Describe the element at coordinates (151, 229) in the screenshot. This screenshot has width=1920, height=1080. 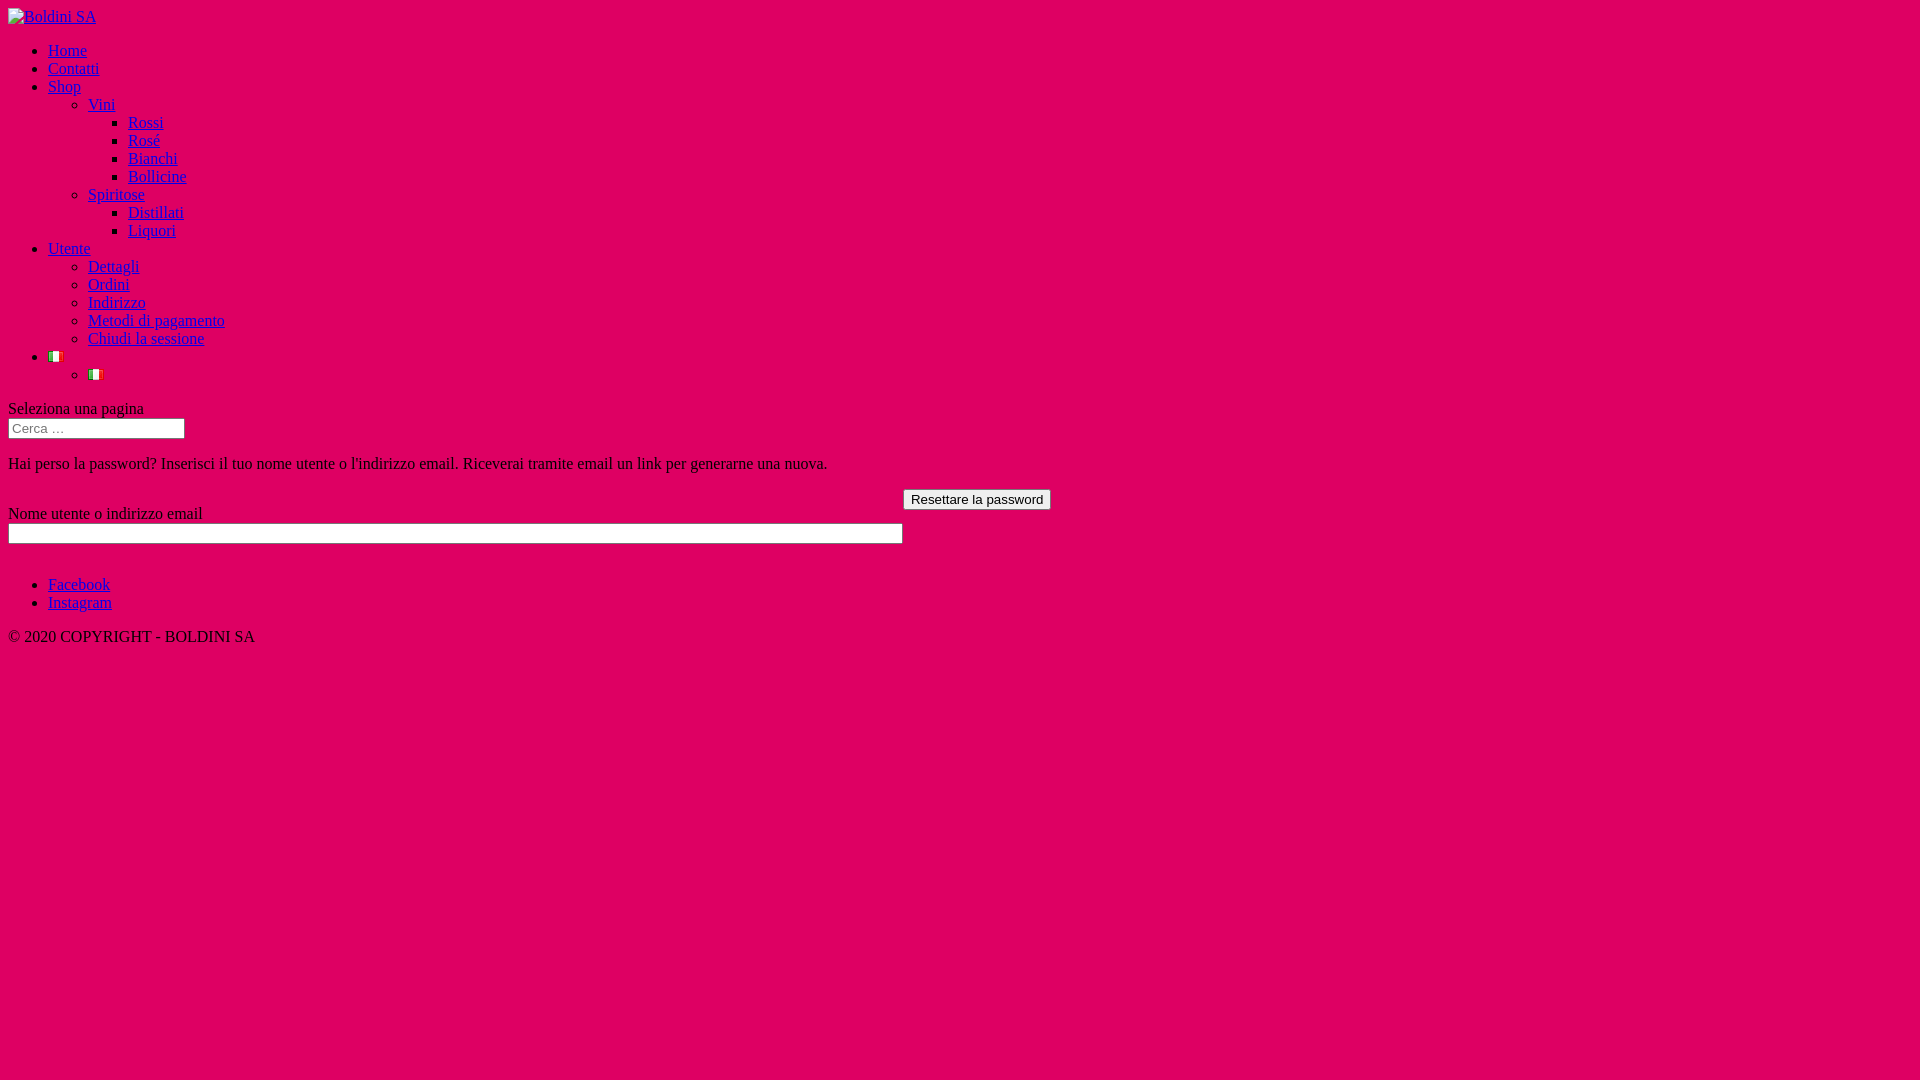
I see `'Liquori'` at that location.